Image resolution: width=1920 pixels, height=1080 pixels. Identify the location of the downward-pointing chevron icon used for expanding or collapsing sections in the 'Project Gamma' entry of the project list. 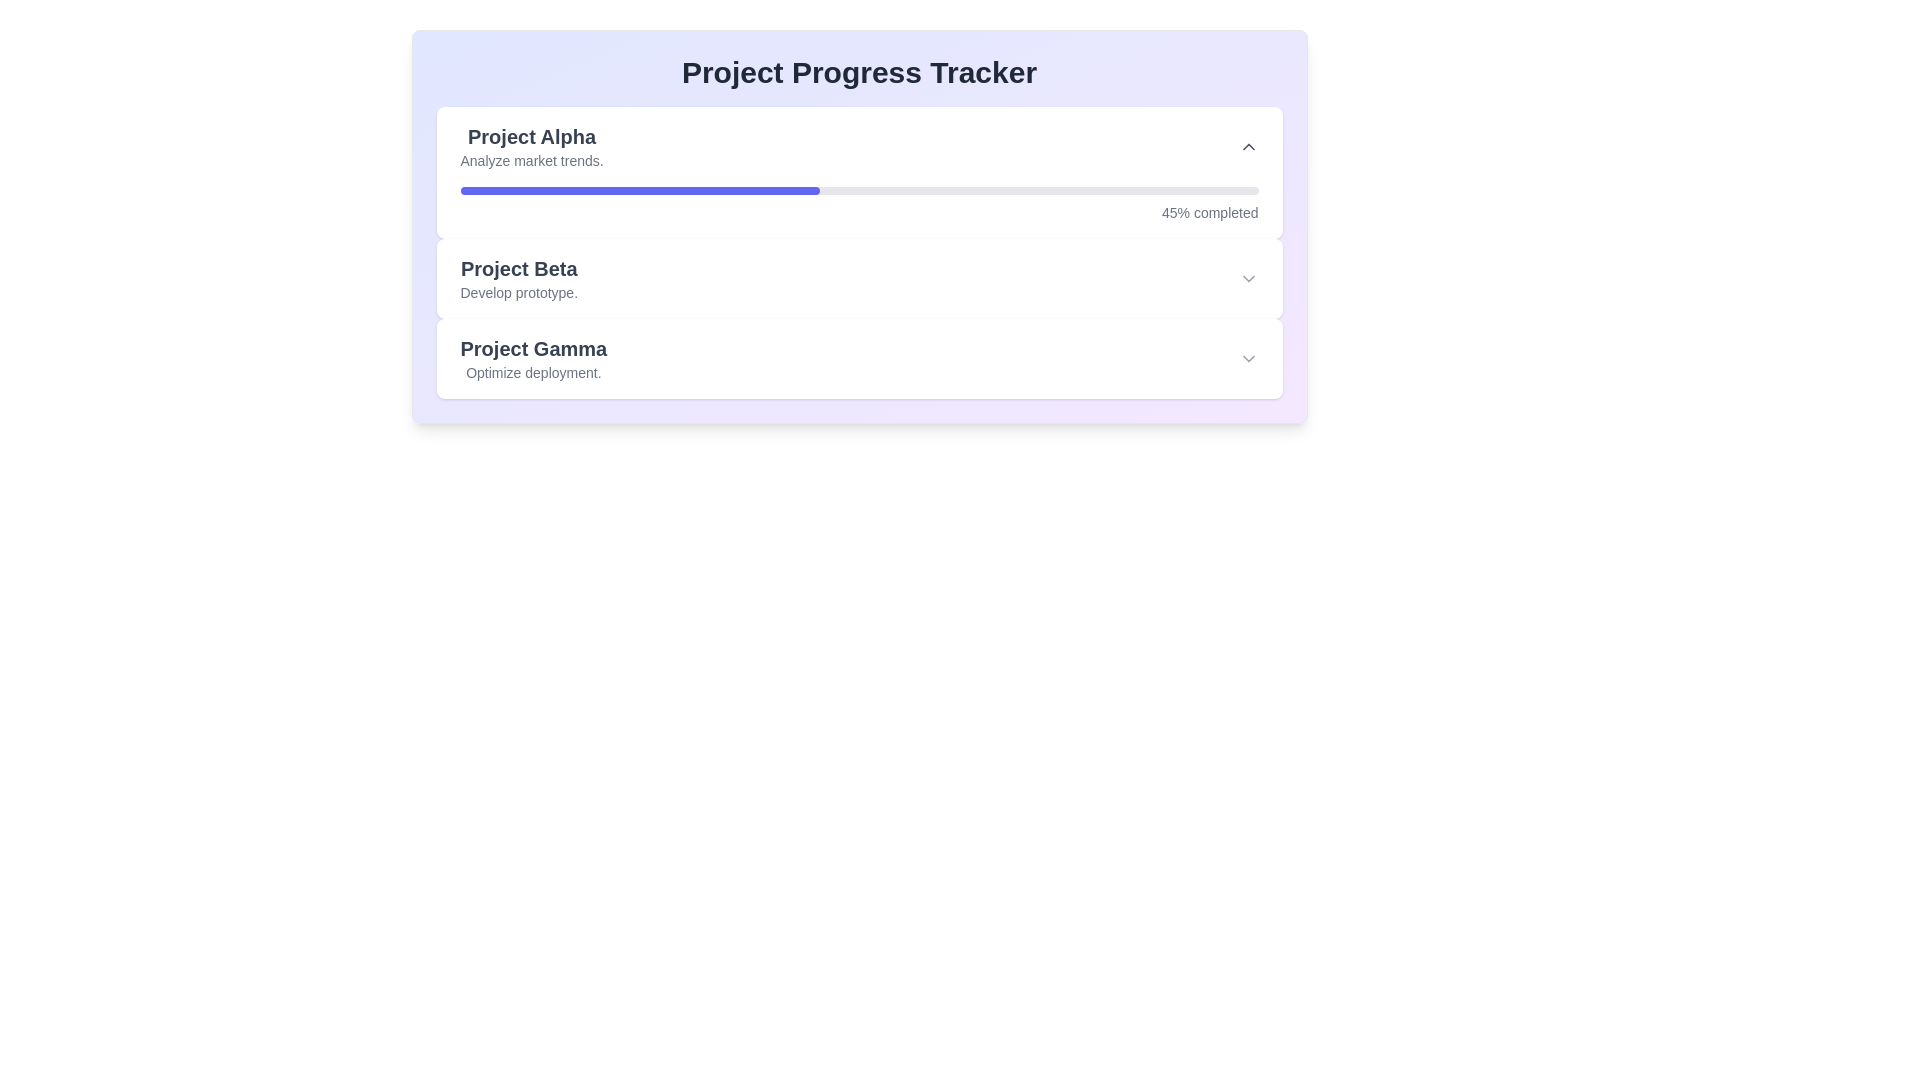
(1247, 357).